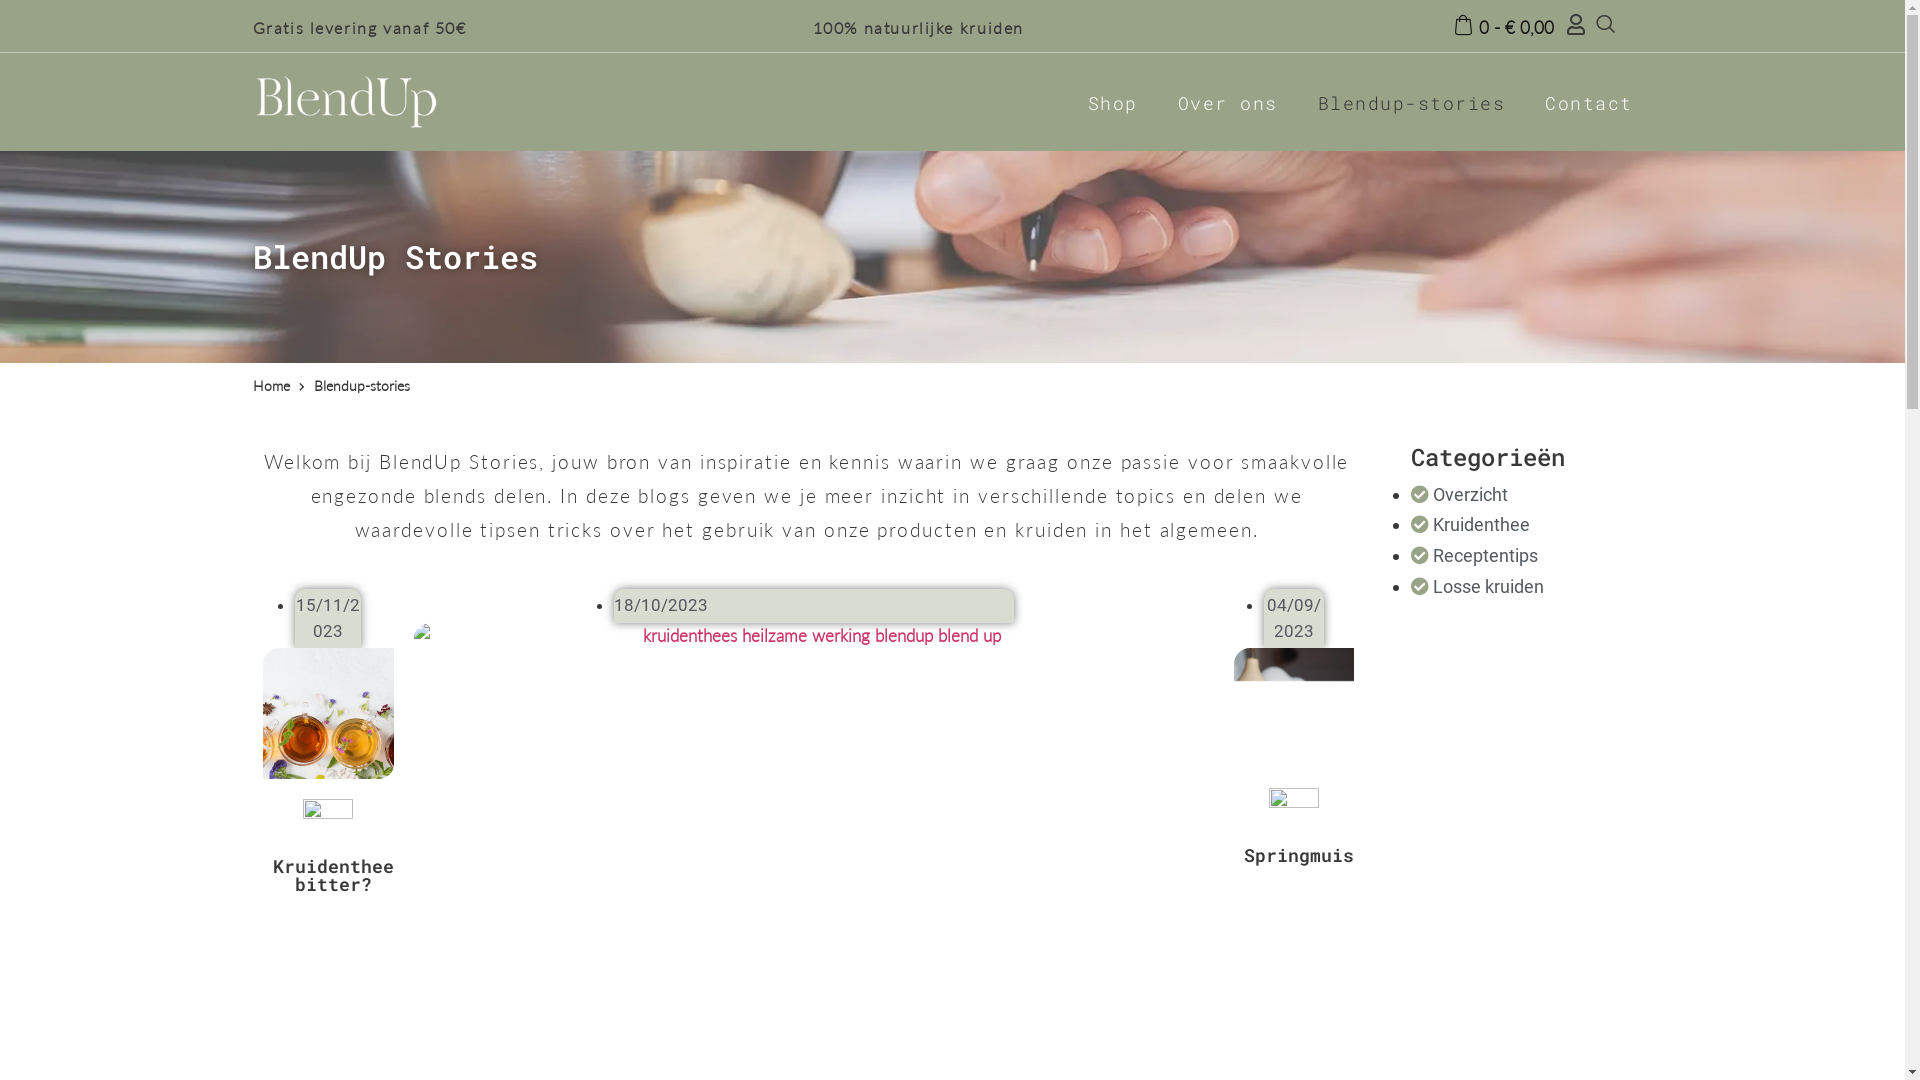 Image resolution: width=1920 pixels, height=1080 pixels. Describe the element at coordinates (661, 604) in the screenshot. I see `'18/10/2023'` at that location.